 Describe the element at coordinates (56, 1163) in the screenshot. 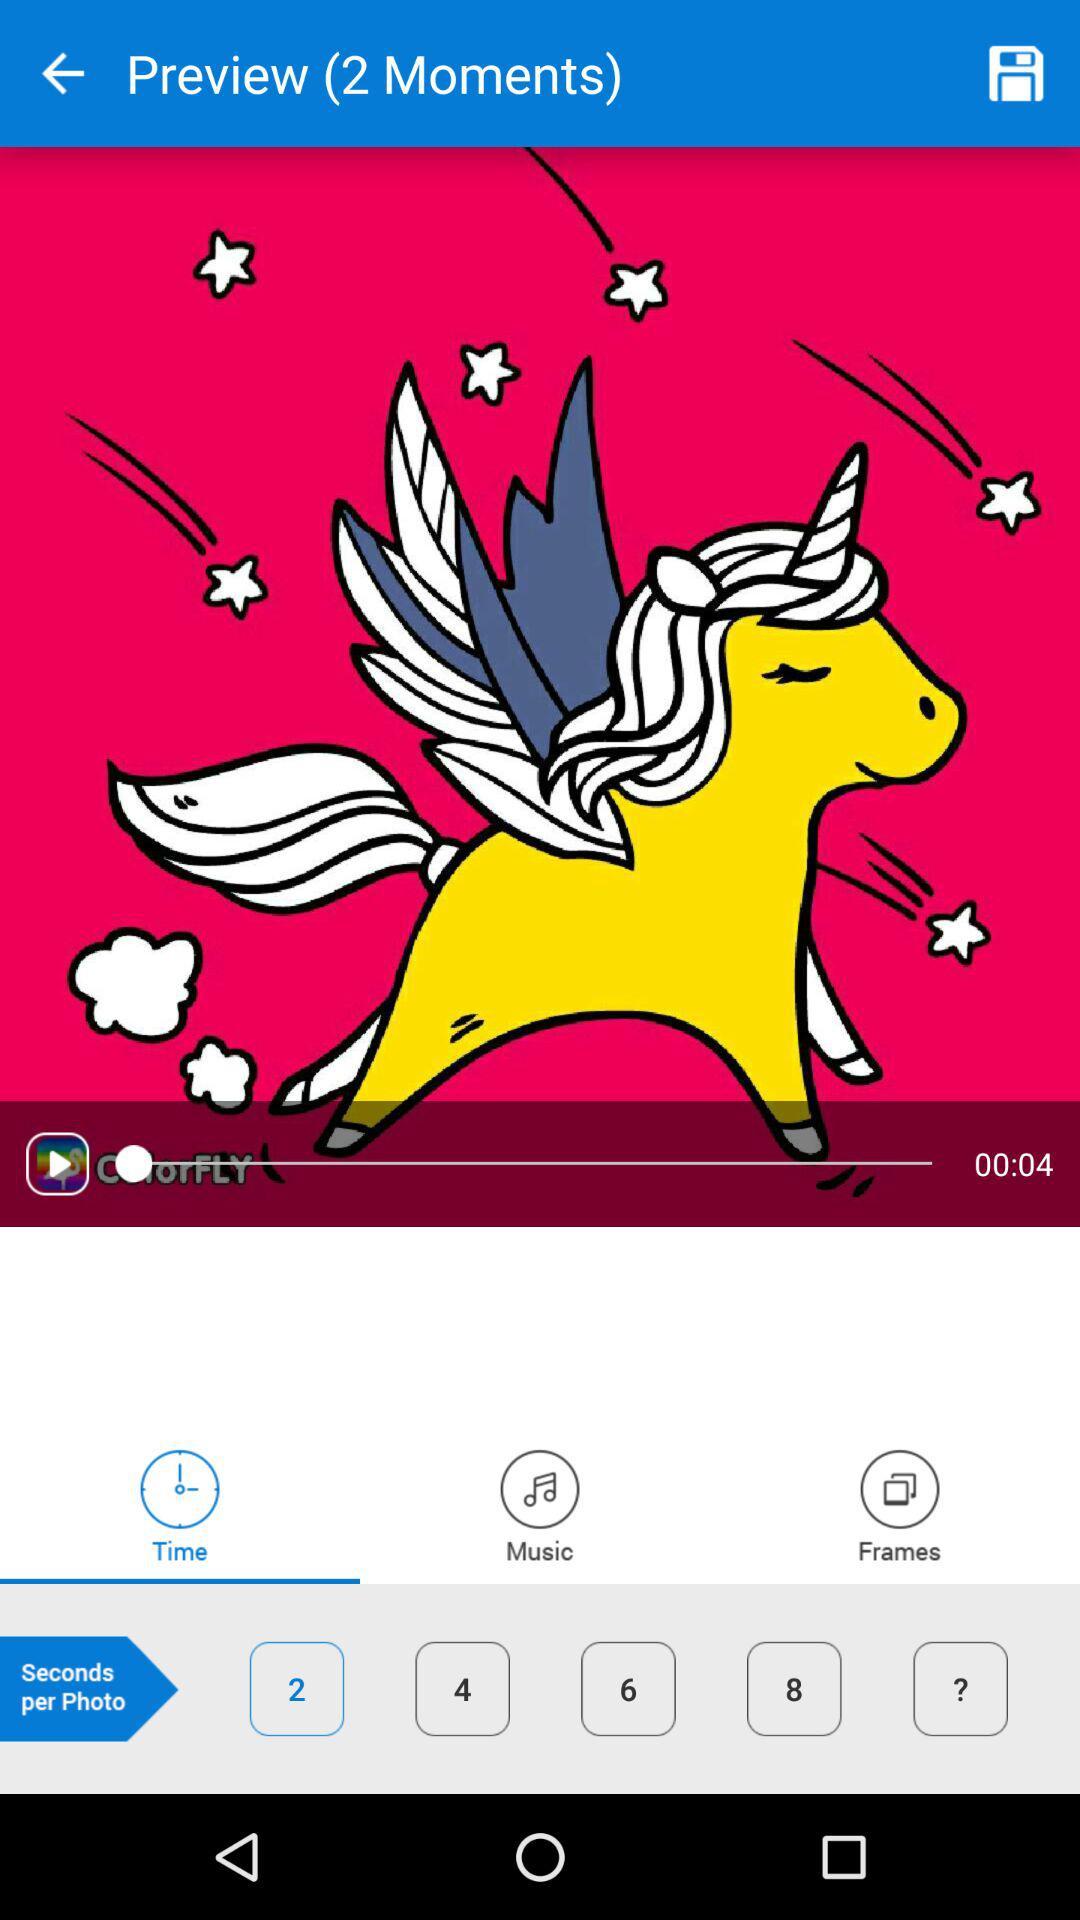

I see `play` at that location.